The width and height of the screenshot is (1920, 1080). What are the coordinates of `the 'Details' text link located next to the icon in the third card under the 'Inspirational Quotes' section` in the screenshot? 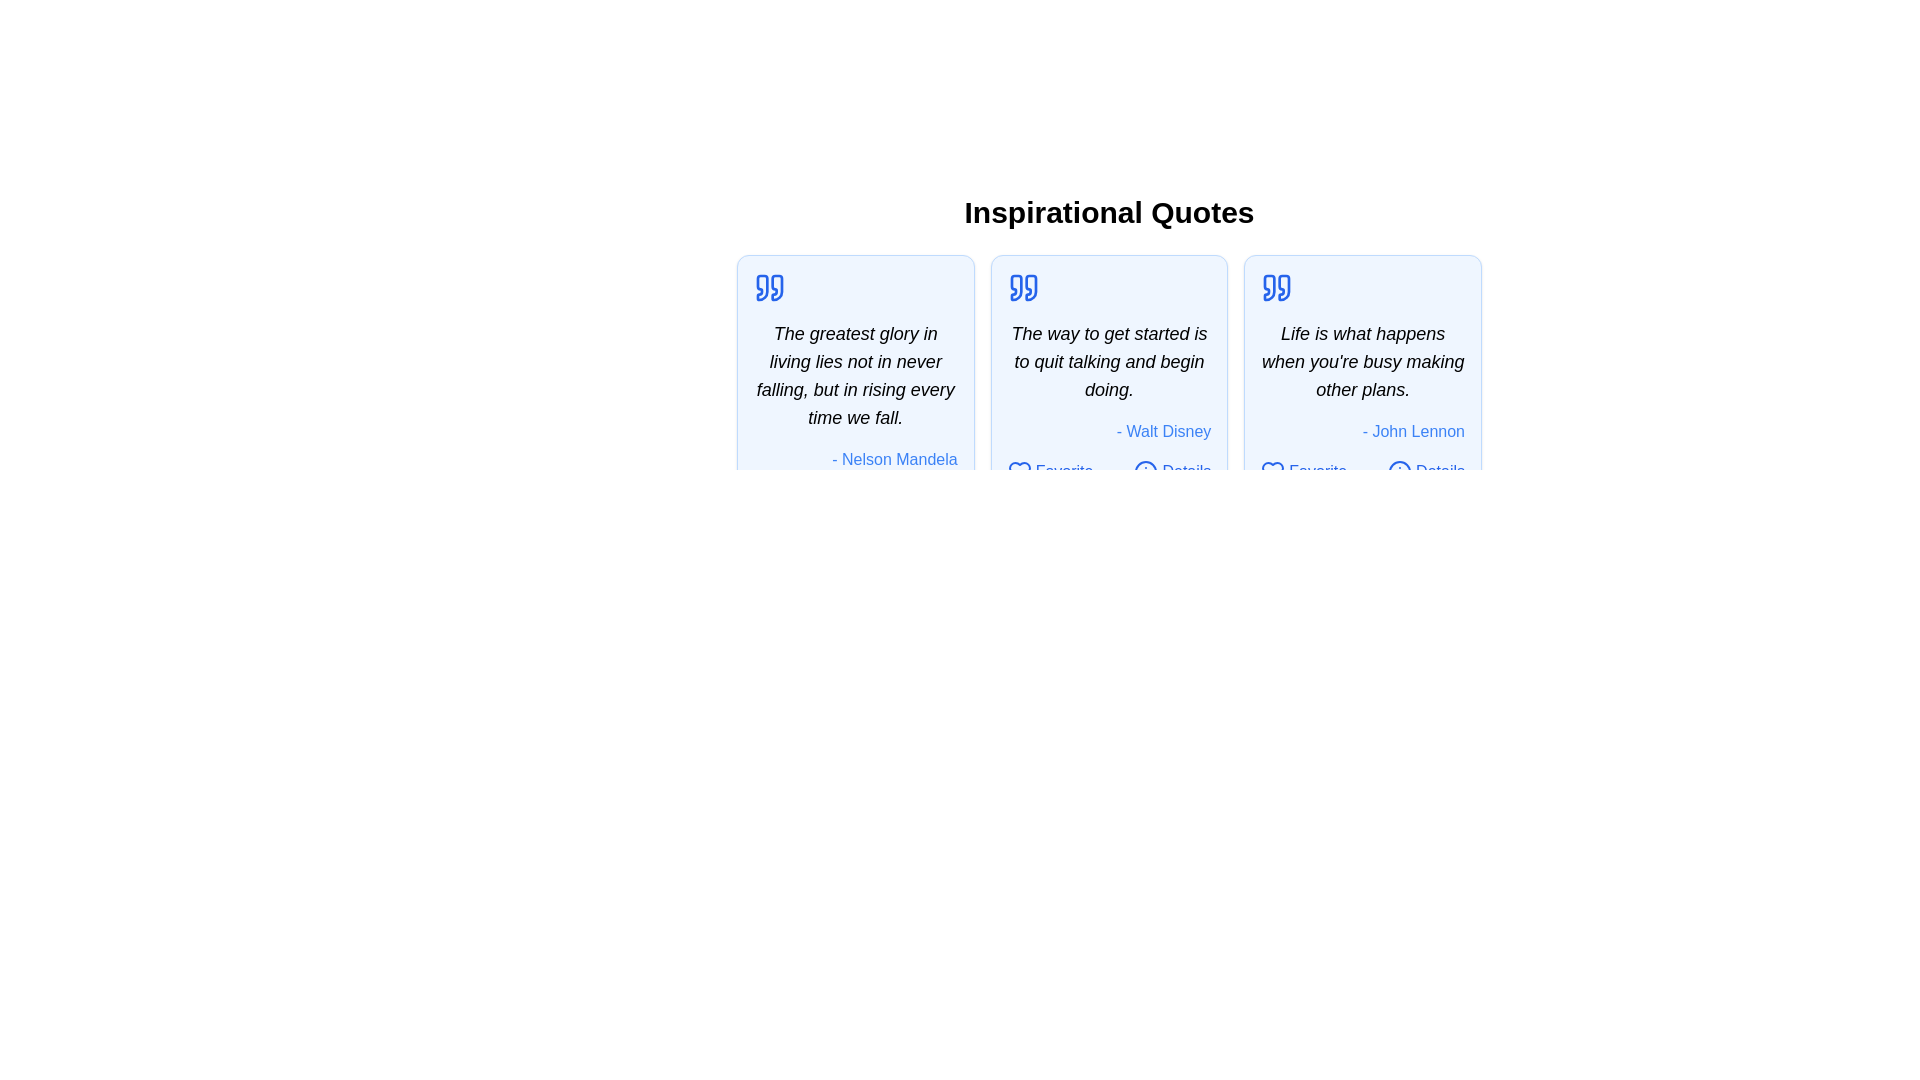 It's located at (1440, 471).